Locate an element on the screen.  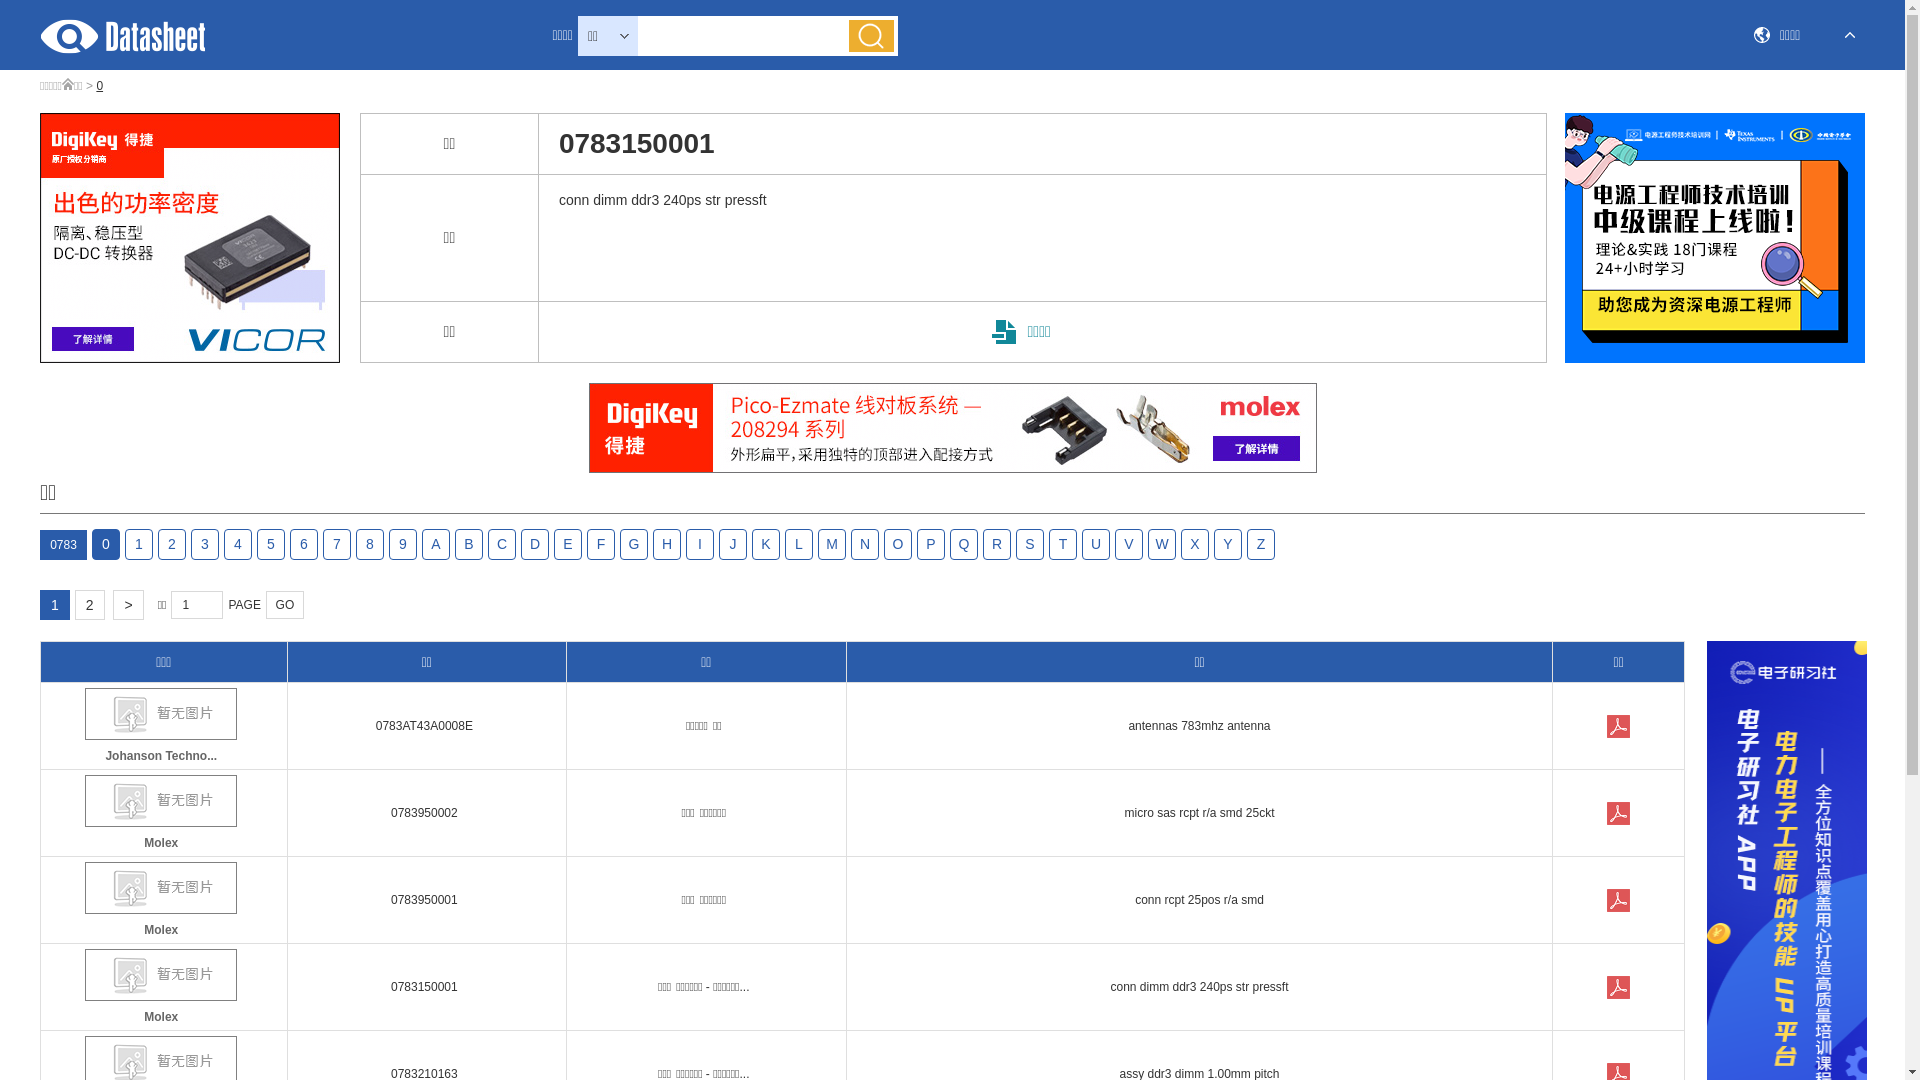
'0783950001' is located at coordinates (390, 898).